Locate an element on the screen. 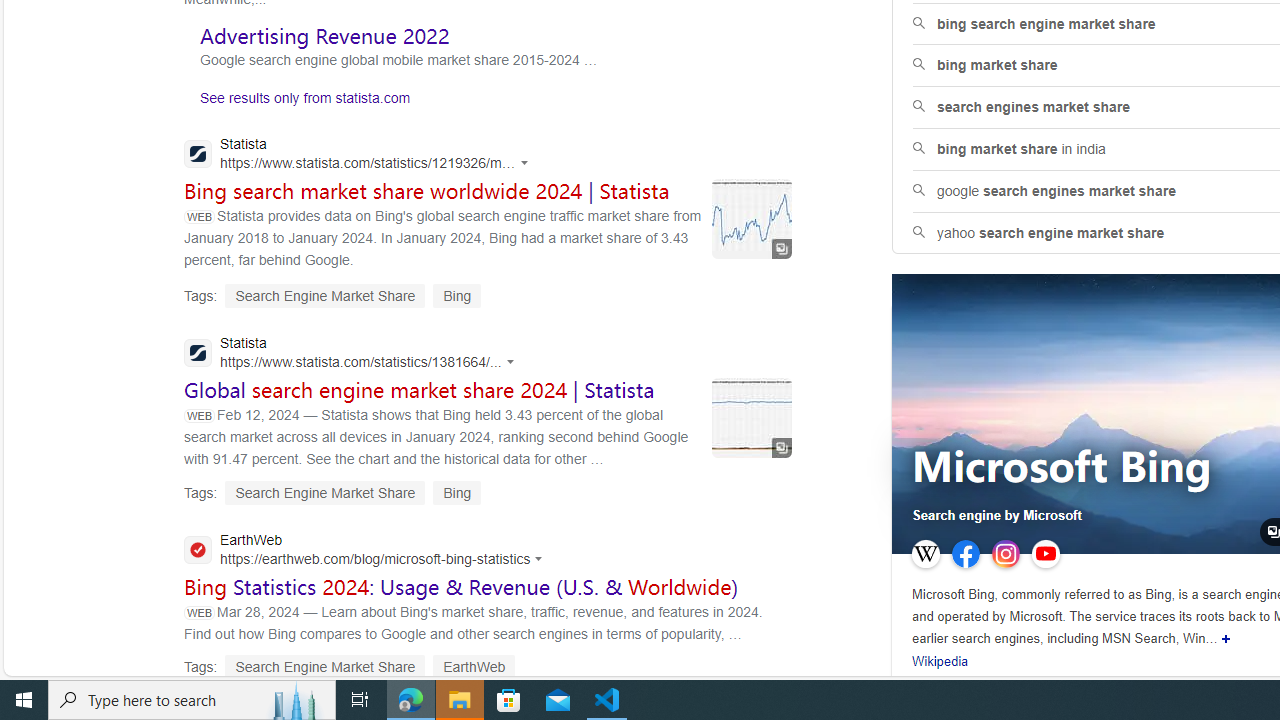 This screenshot has height=720, width=1280. 'Actions for this site' is located at coordinates (542, 558).